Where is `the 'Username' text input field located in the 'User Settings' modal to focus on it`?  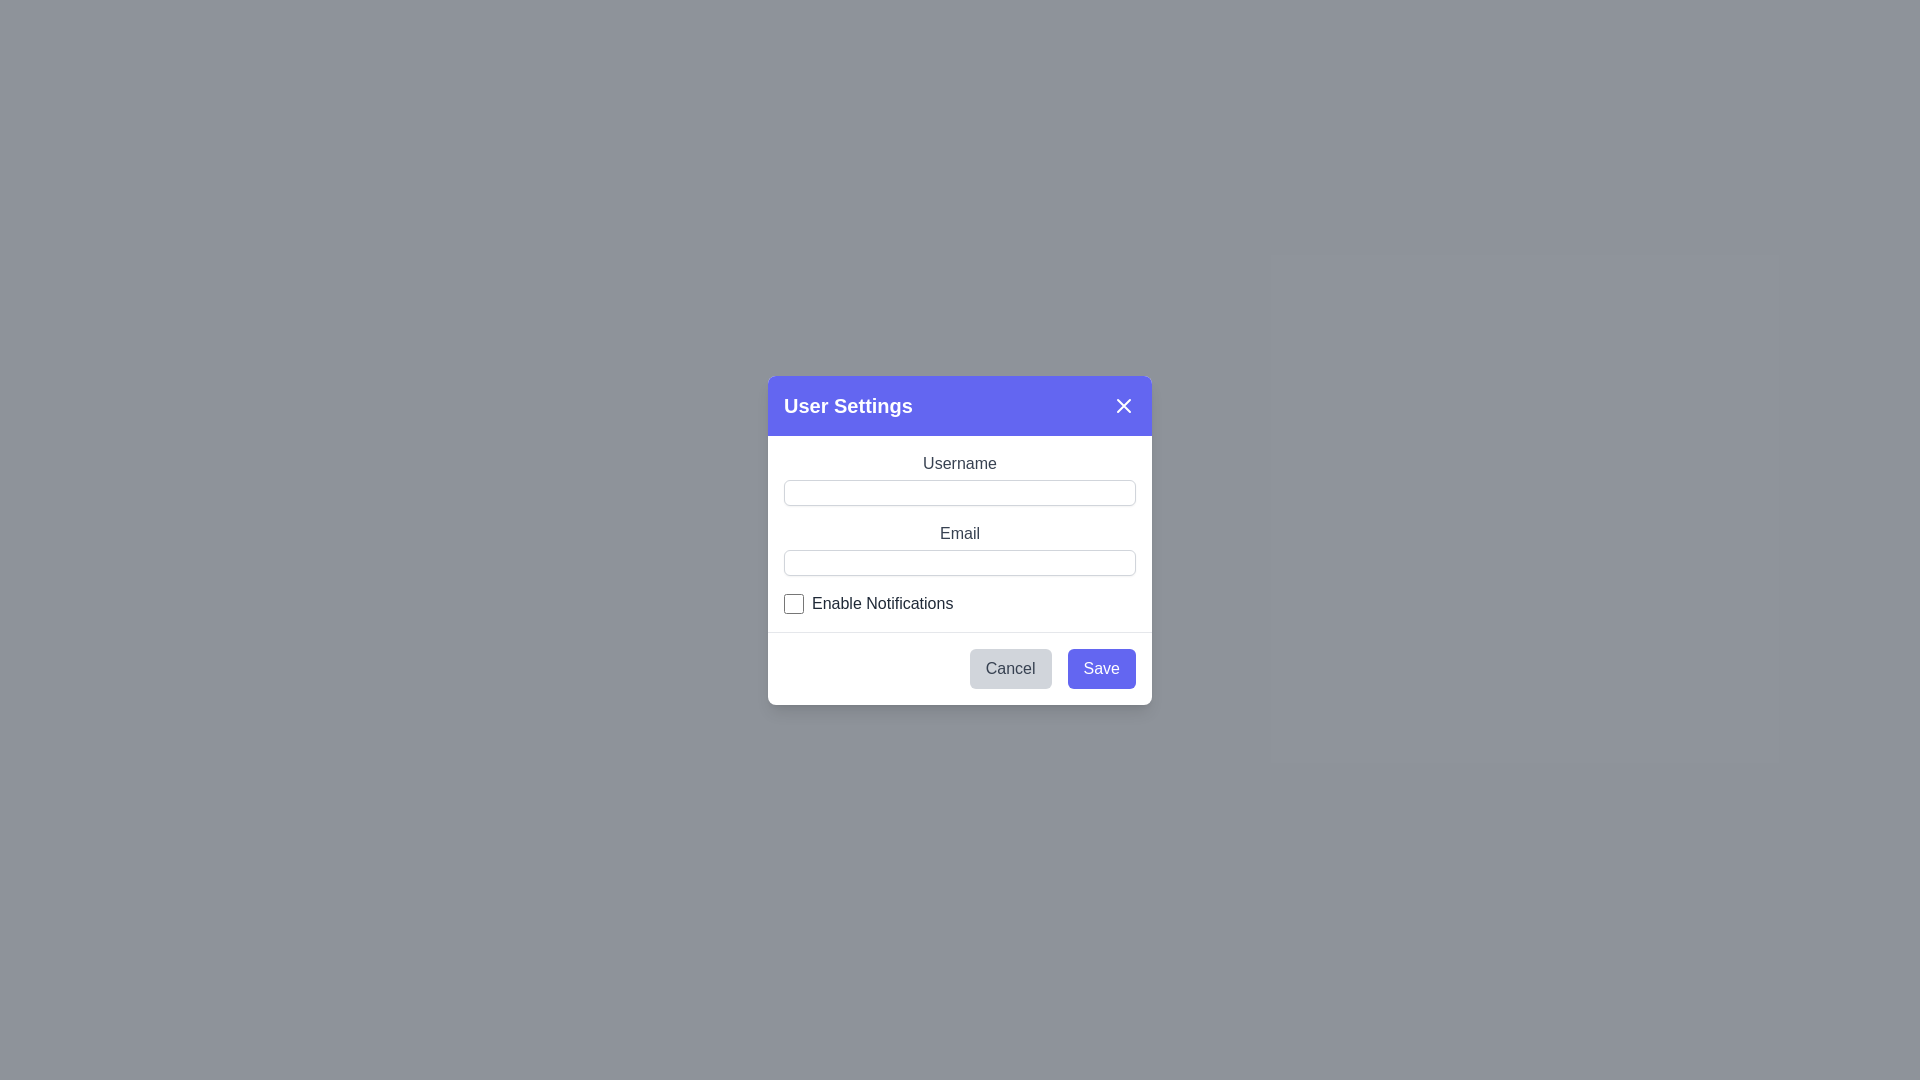 the 'Username' text input field located in the 'User Settings' modal to focus on it is located at coordinates (960, 478).